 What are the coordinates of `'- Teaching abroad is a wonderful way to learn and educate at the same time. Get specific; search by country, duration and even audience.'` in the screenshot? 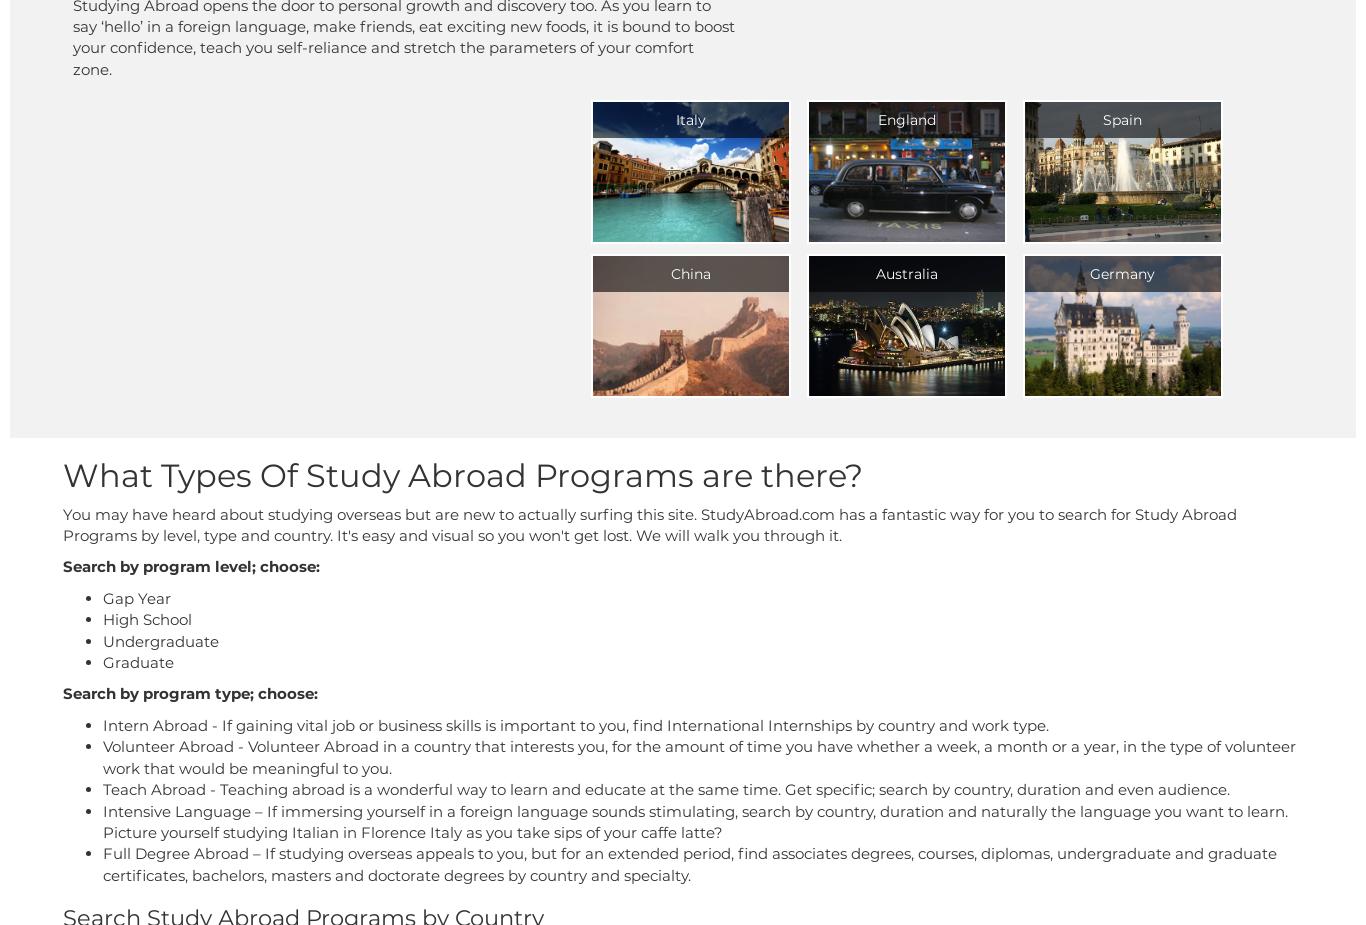 It's located at (208, 789).